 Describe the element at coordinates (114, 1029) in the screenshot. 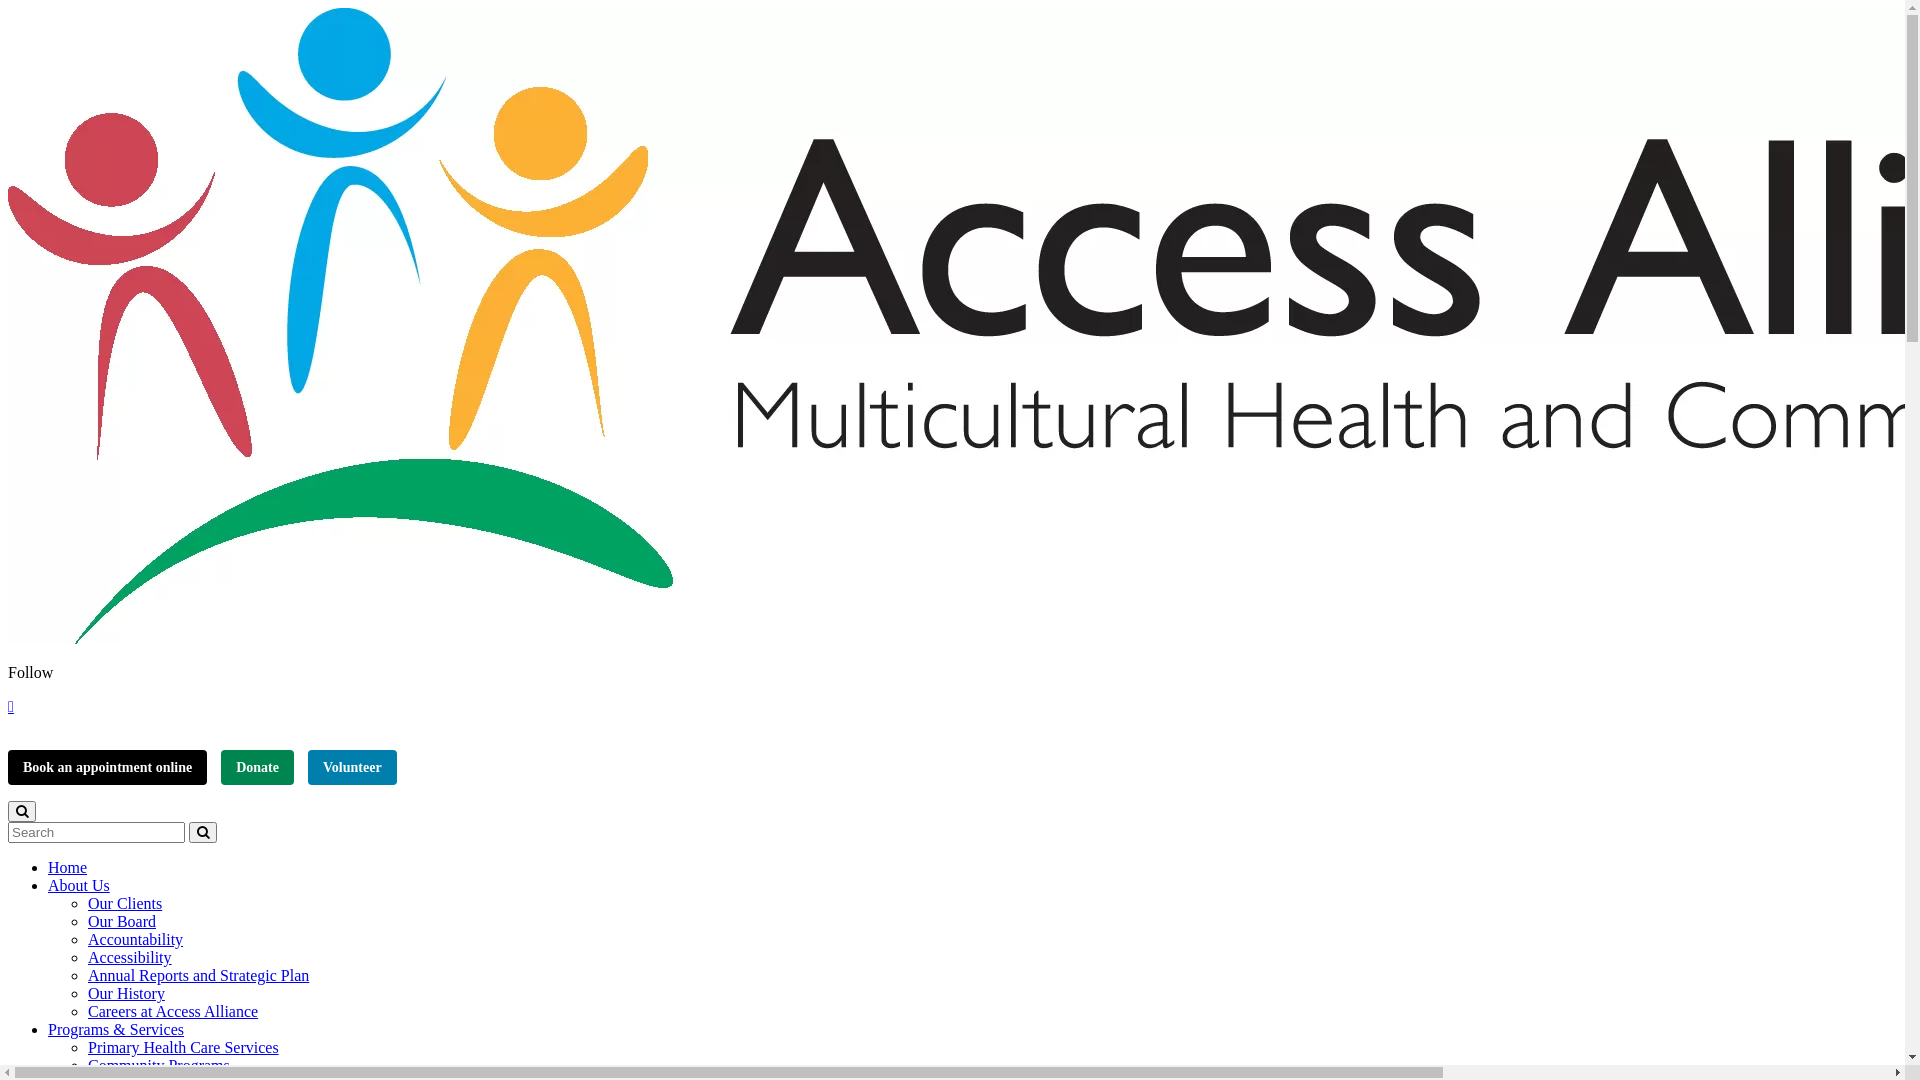

I see `'Programs & Services'` at that location.